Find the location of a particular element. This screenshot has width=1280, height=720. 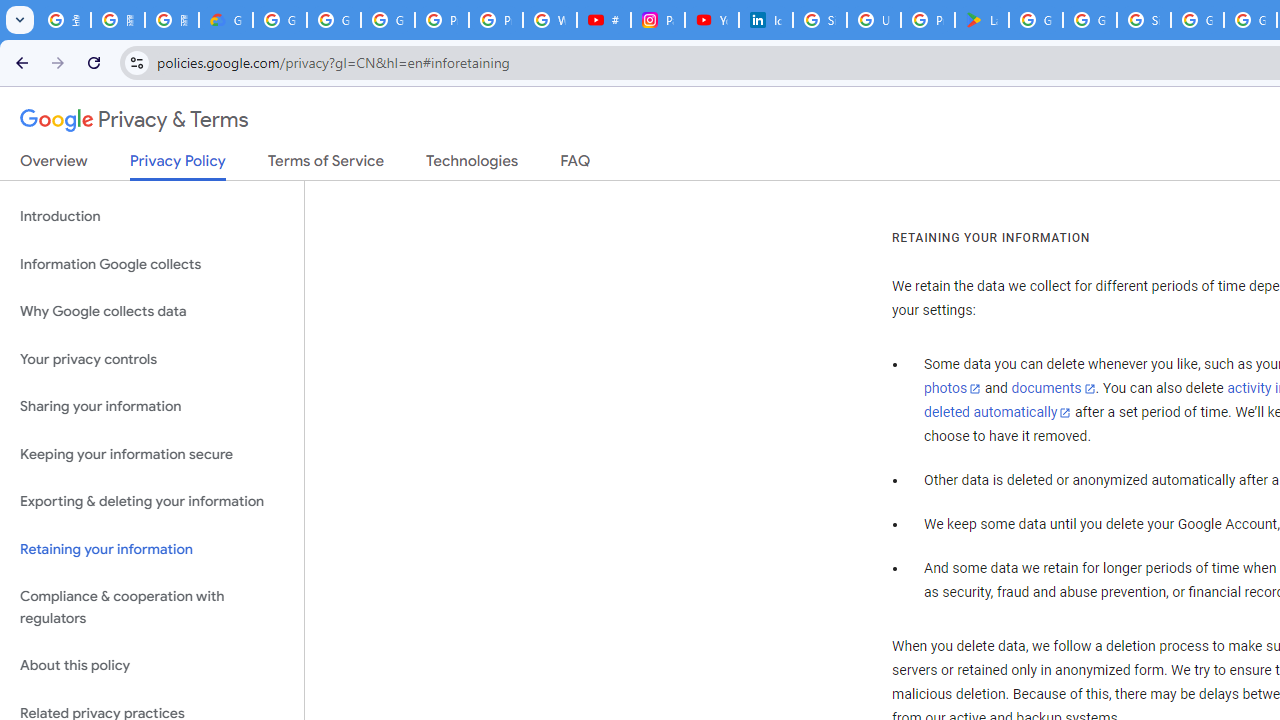

'Privacy Policy' is located at coordinates (177, 165).